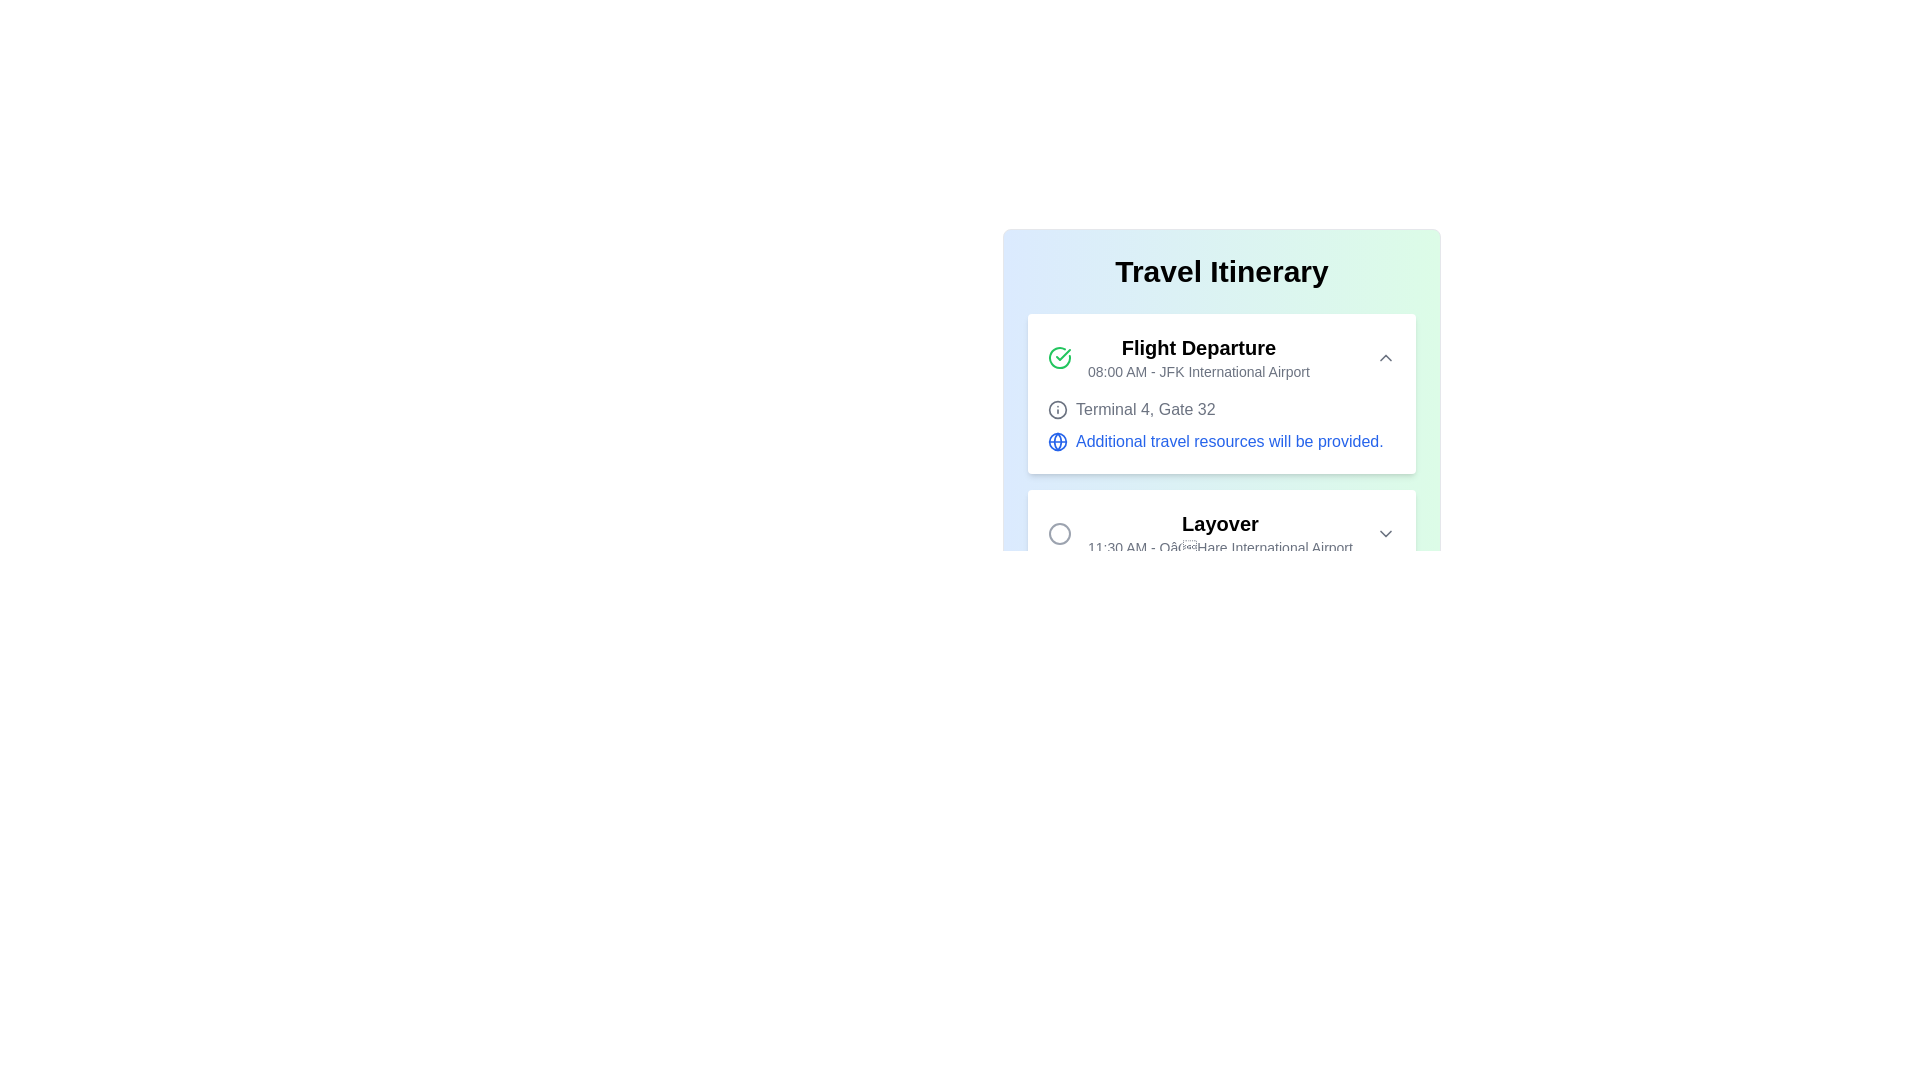  I want to click on displayed text of the informational element labeled 'Flight Departure' with the time '08:00 AM - JFK International Airport', which includes a green checkmark icon and is located at the top section of a flight itinerary interface, so click(1178, 357).